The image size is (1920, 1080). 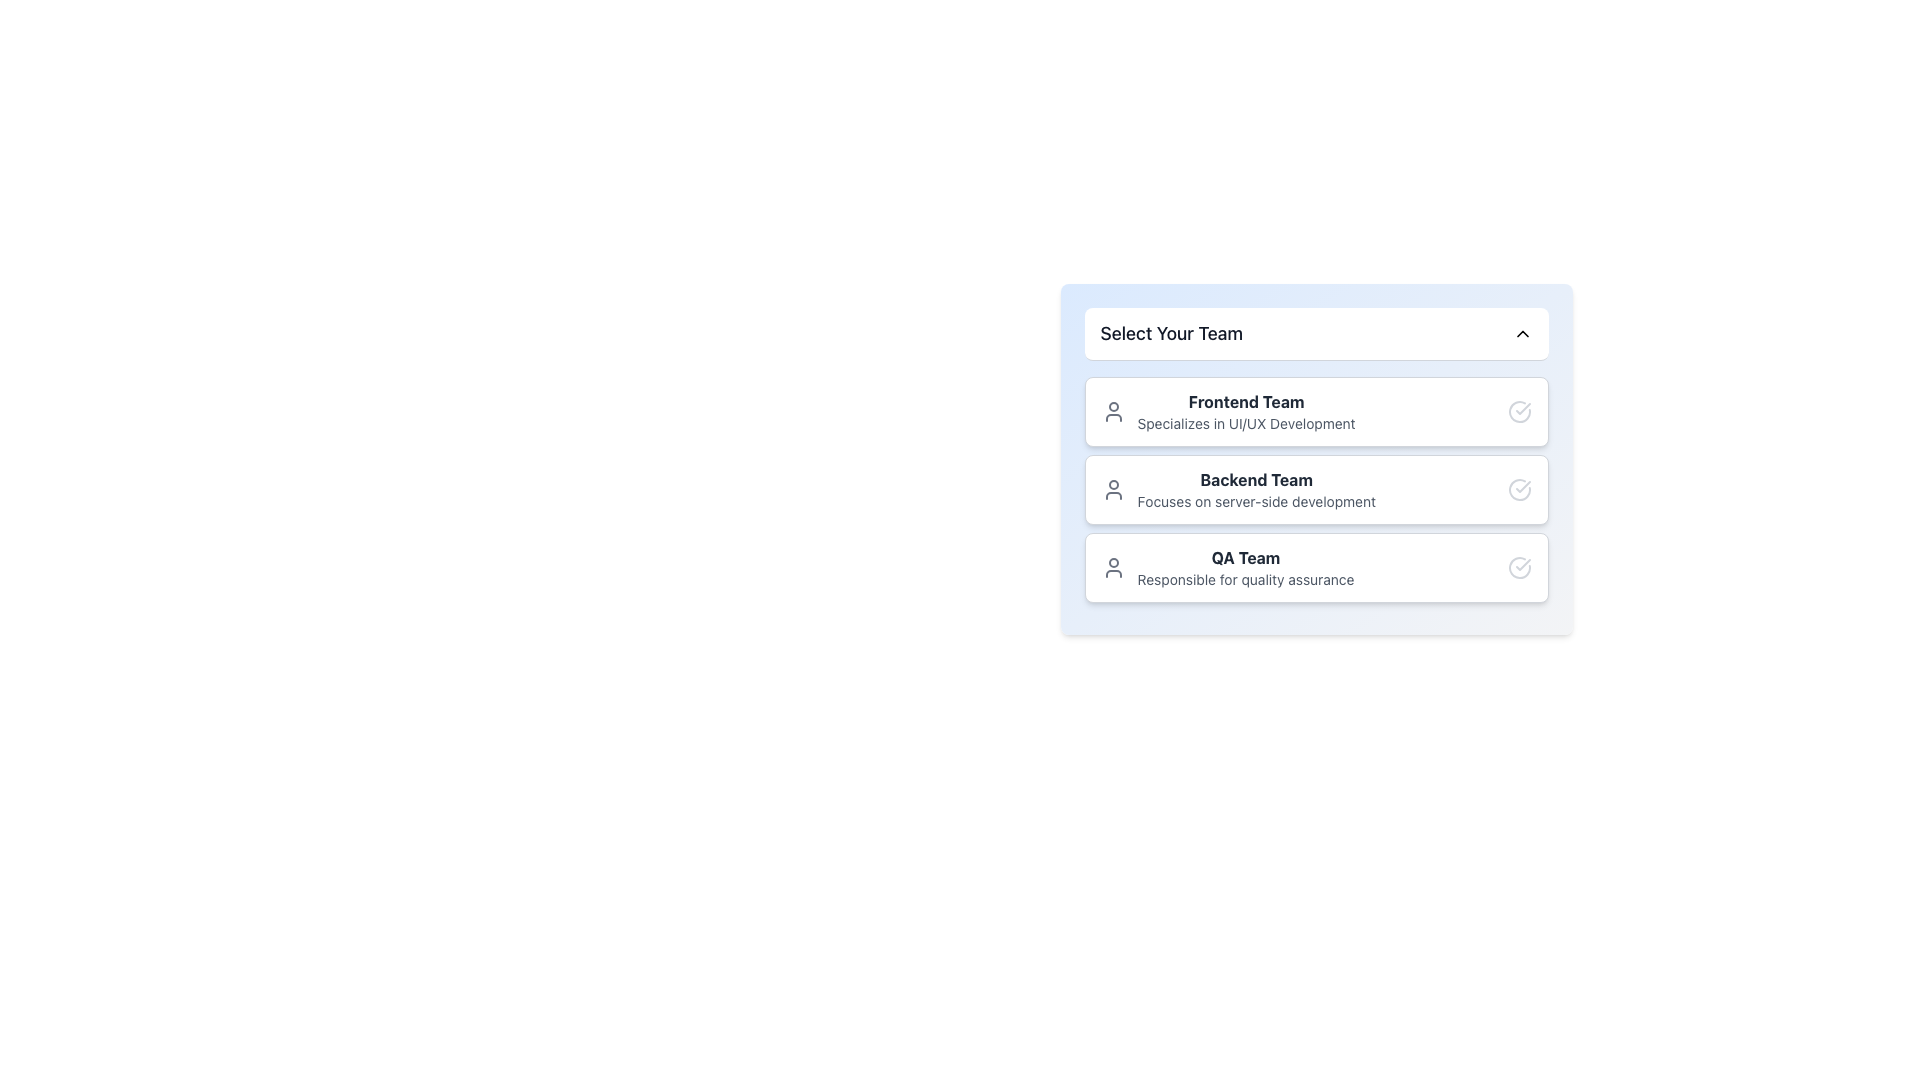 I want to click on the selectable option for the QA Team, which is the third item in a vertically stacked list of team choices inside a rounded rectangular card, so click(x=1227, y=567).